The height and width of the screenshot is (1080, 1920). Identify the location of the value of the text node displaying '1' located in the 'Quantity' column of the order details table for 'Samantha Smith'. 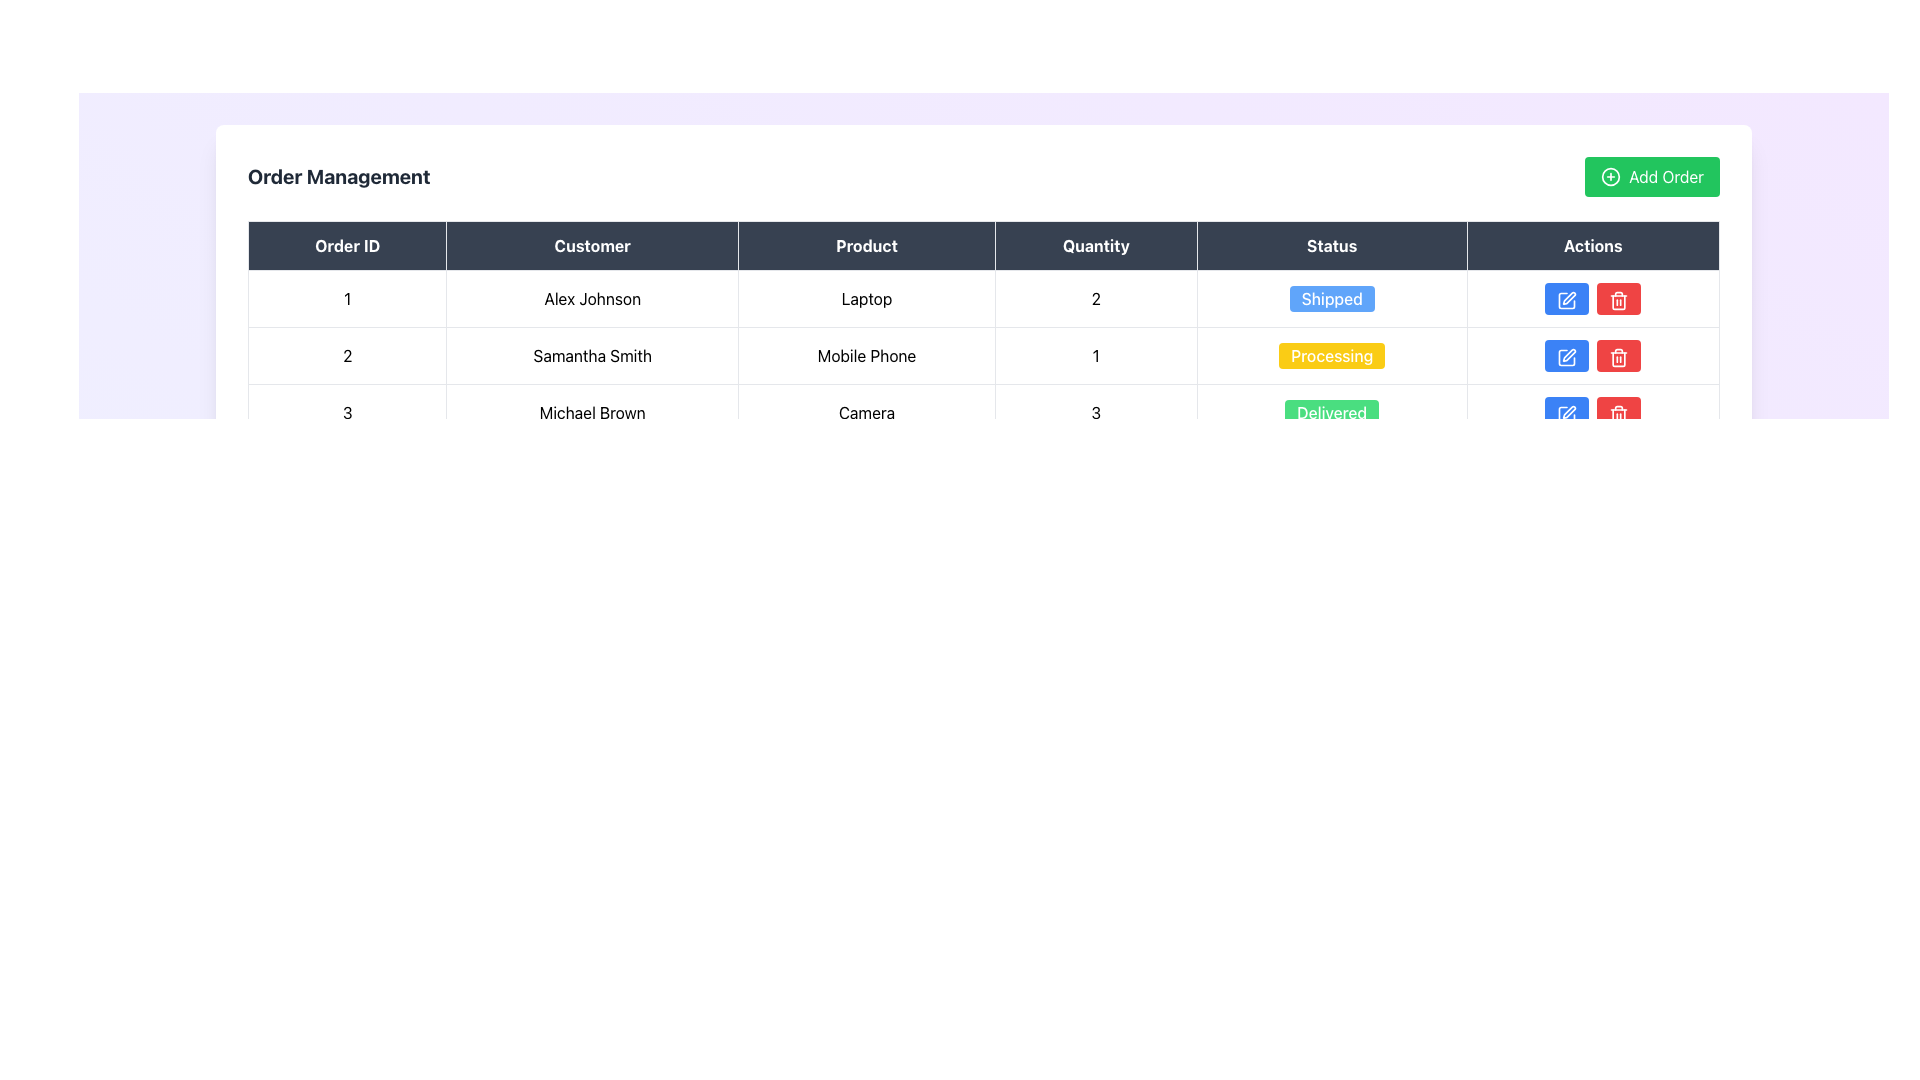
(1095, 354).